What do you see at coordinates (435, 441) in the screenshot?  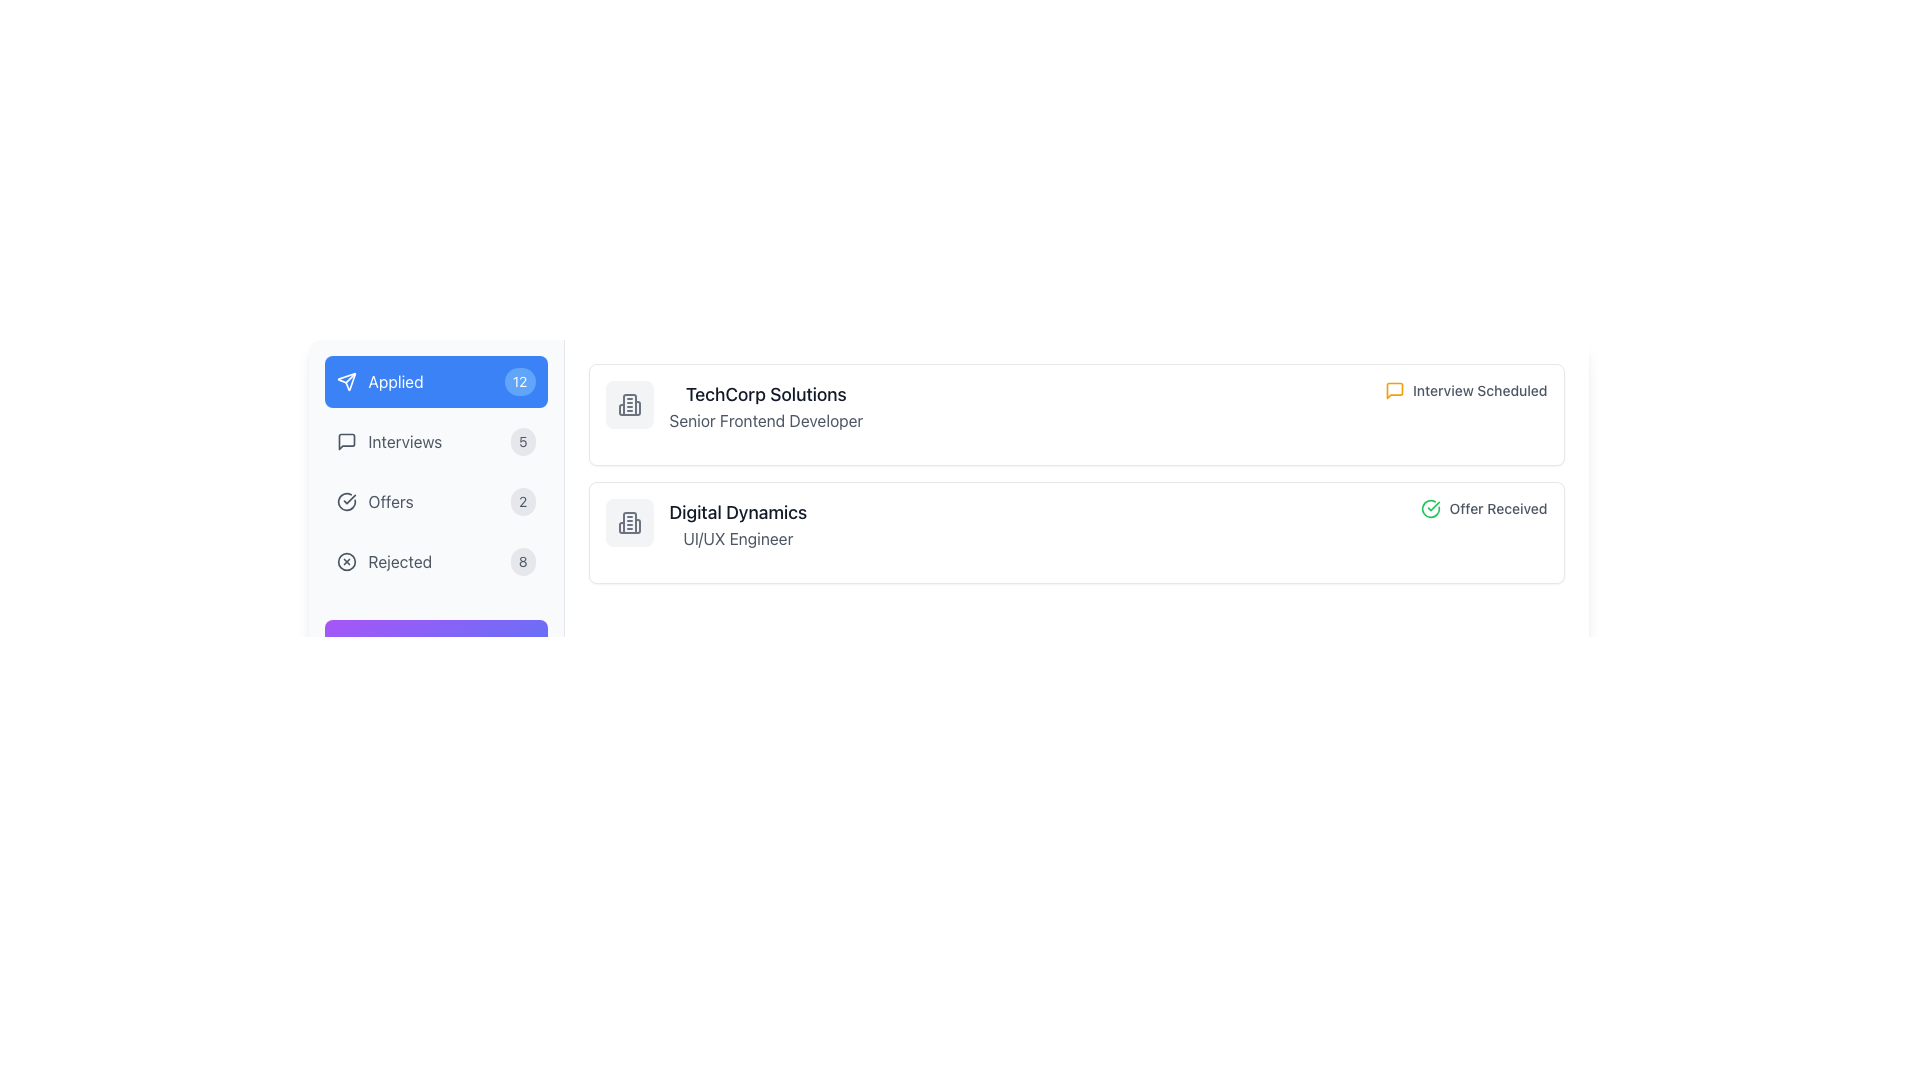 I see `the 'Interviews' button located in the left panel` at bounding box center [435, 441].